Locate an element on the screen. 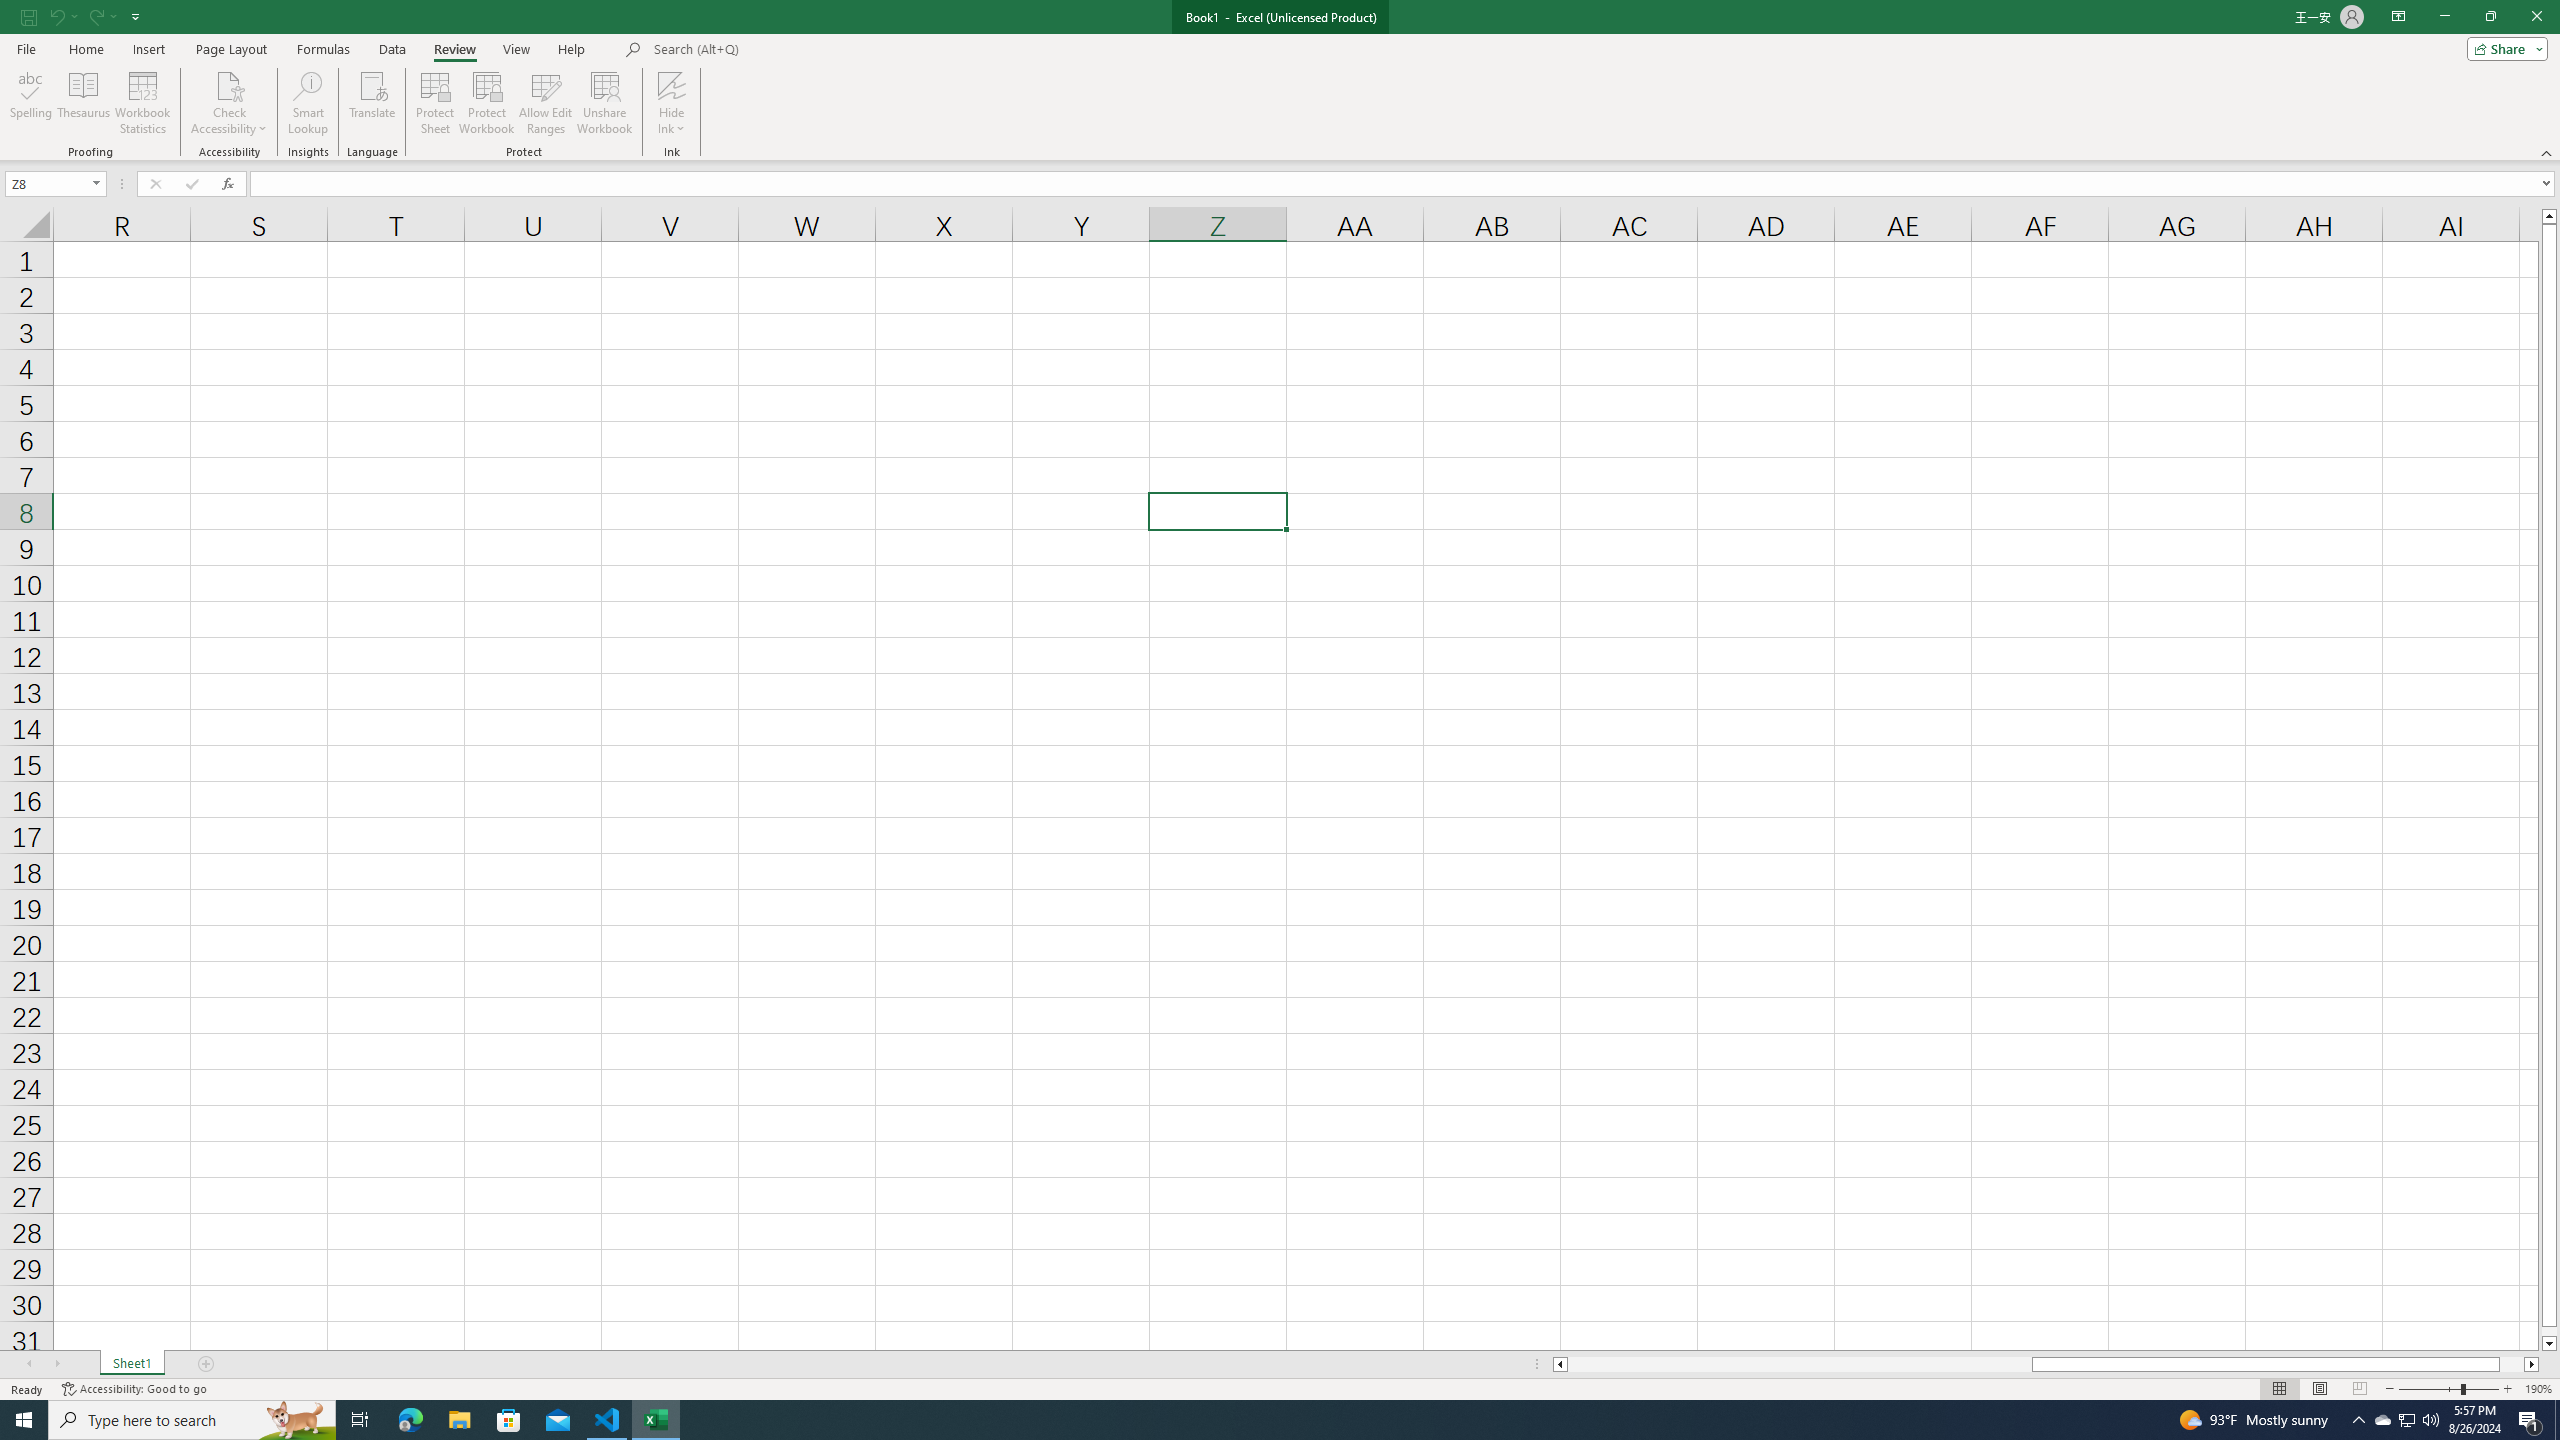 This screenshot has width=2560, height=1440. 'Translate' is located at coordinates (371, 103).